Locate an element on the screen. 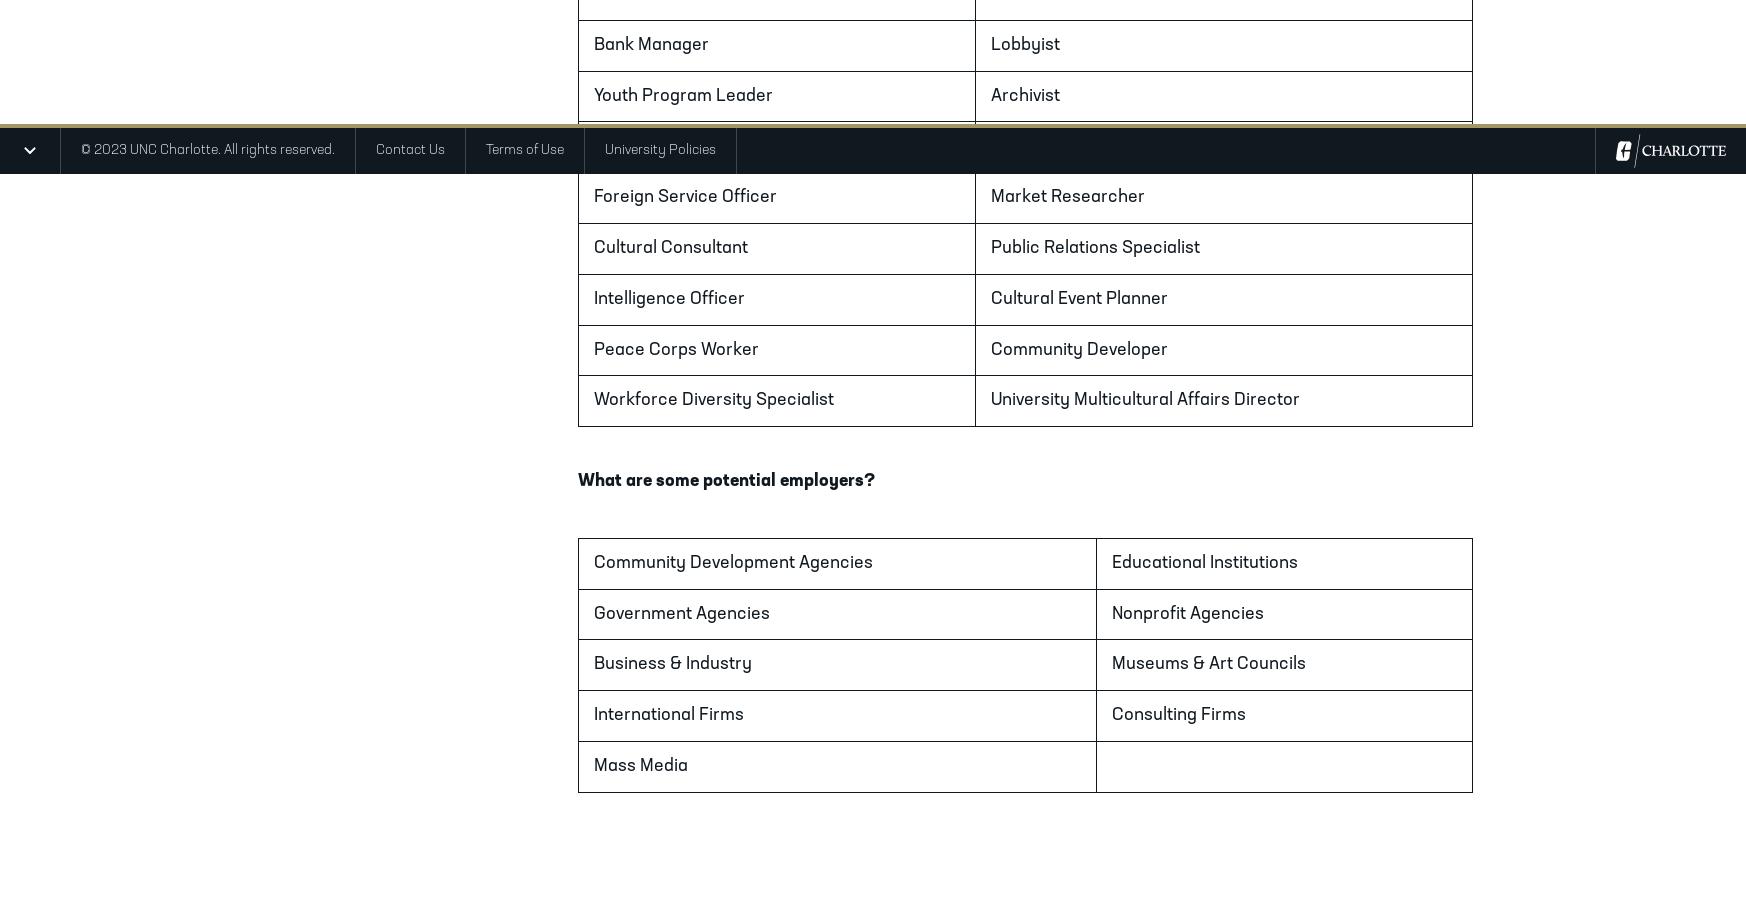 This screenshot has height=913, width=1746. 'International Firms' is located at coordinates (669, 714).